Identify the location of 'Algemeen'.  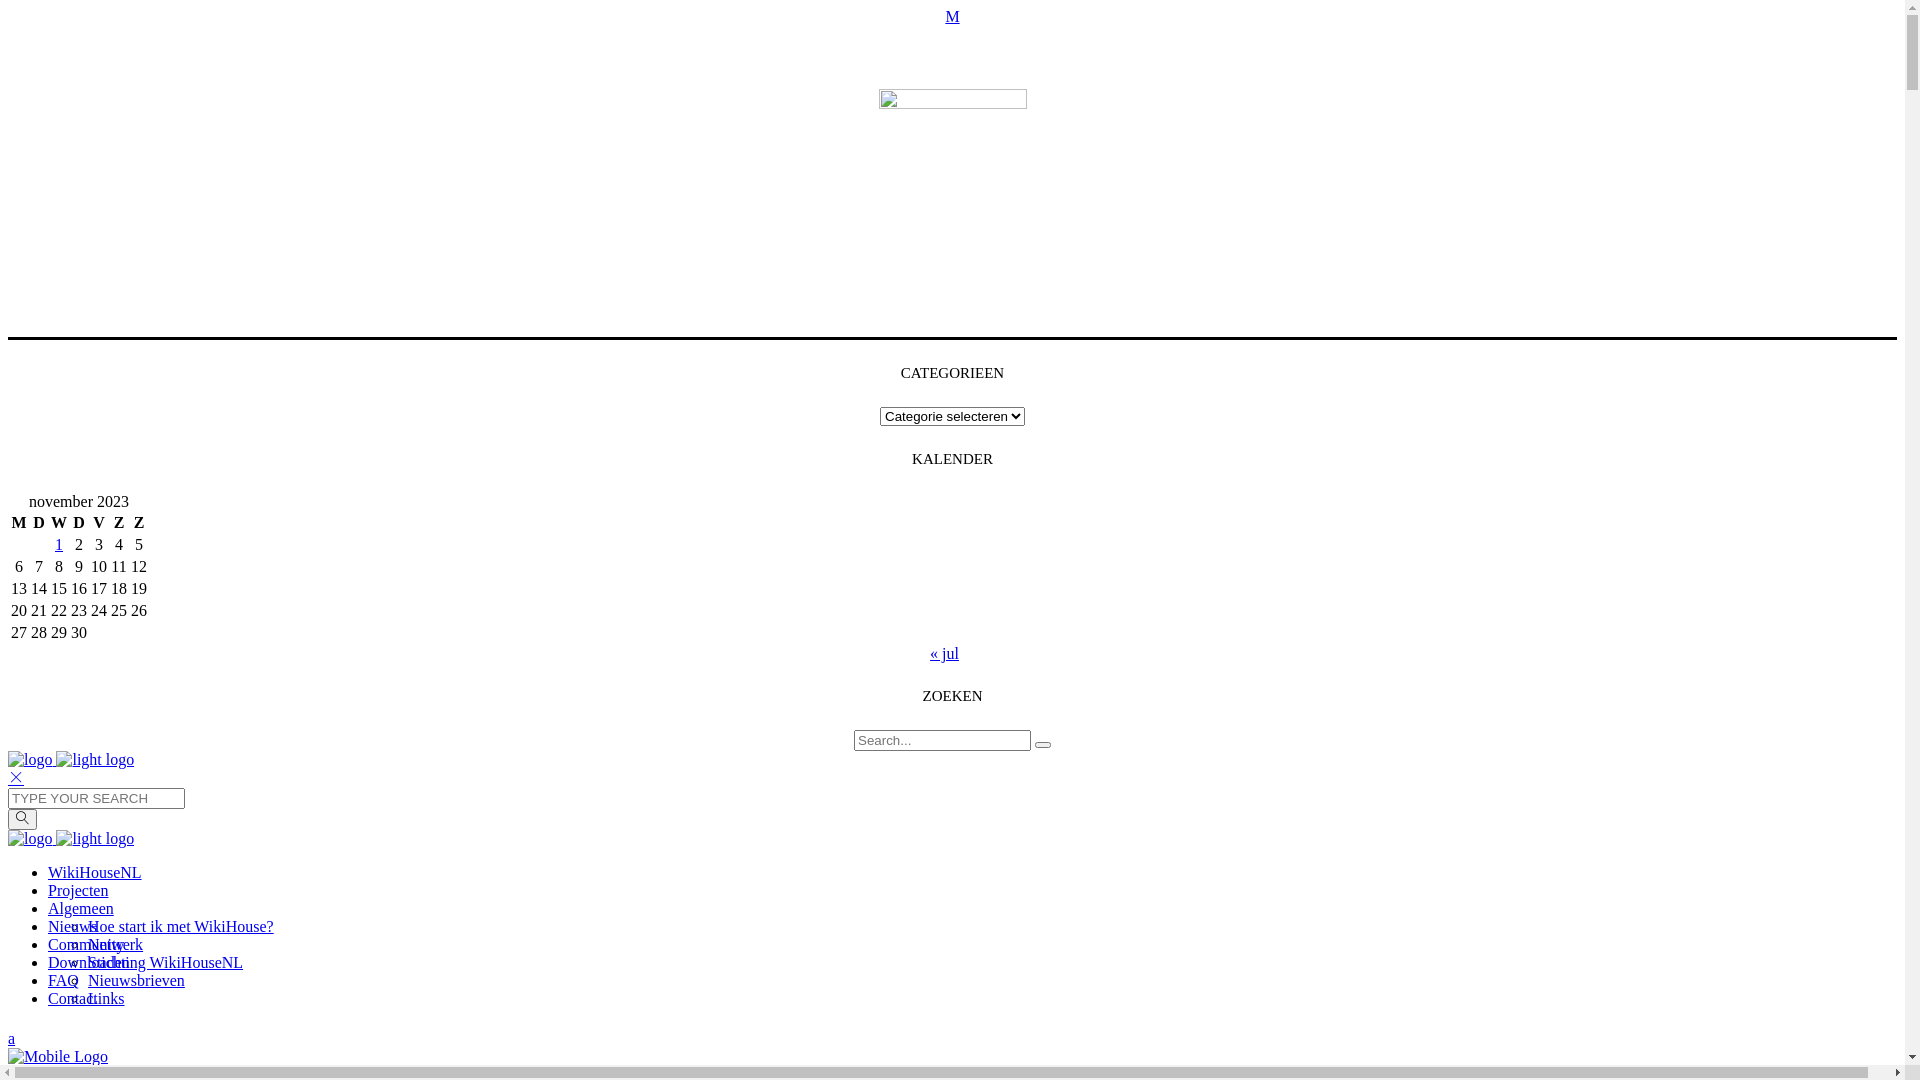
(80, 908).